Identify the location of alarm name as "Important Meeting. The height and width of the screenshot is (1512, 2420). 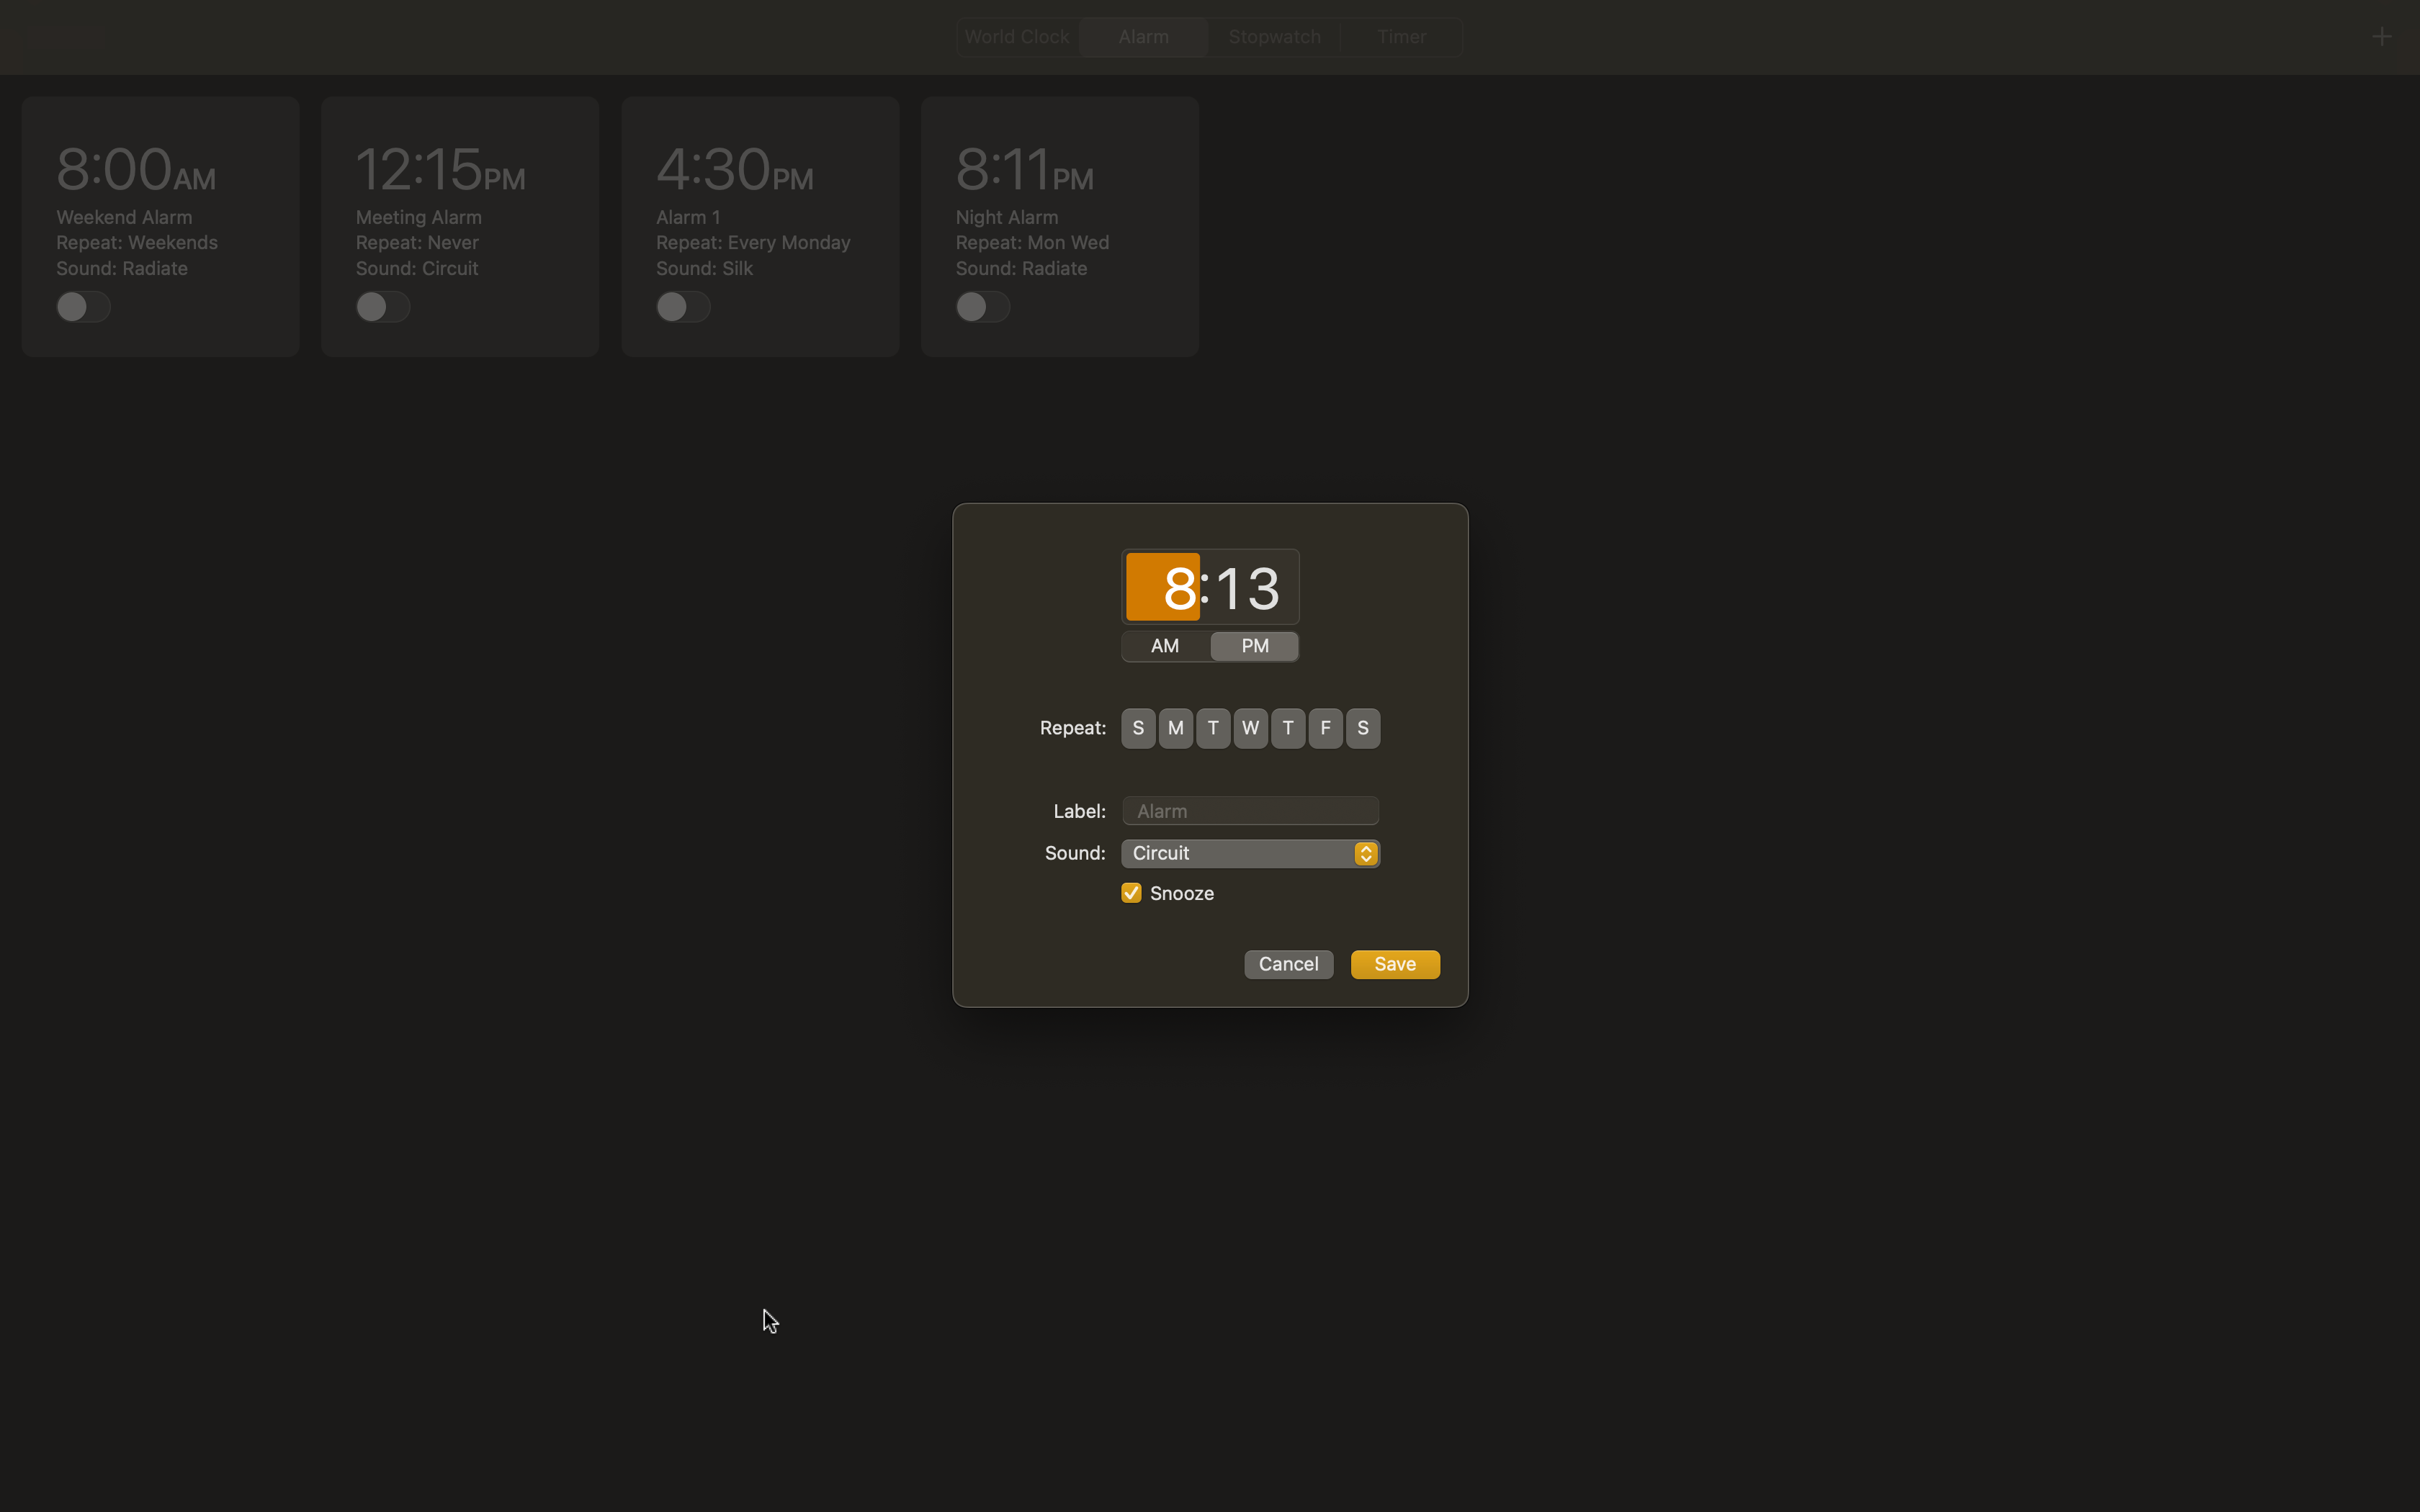
(1250, 807).